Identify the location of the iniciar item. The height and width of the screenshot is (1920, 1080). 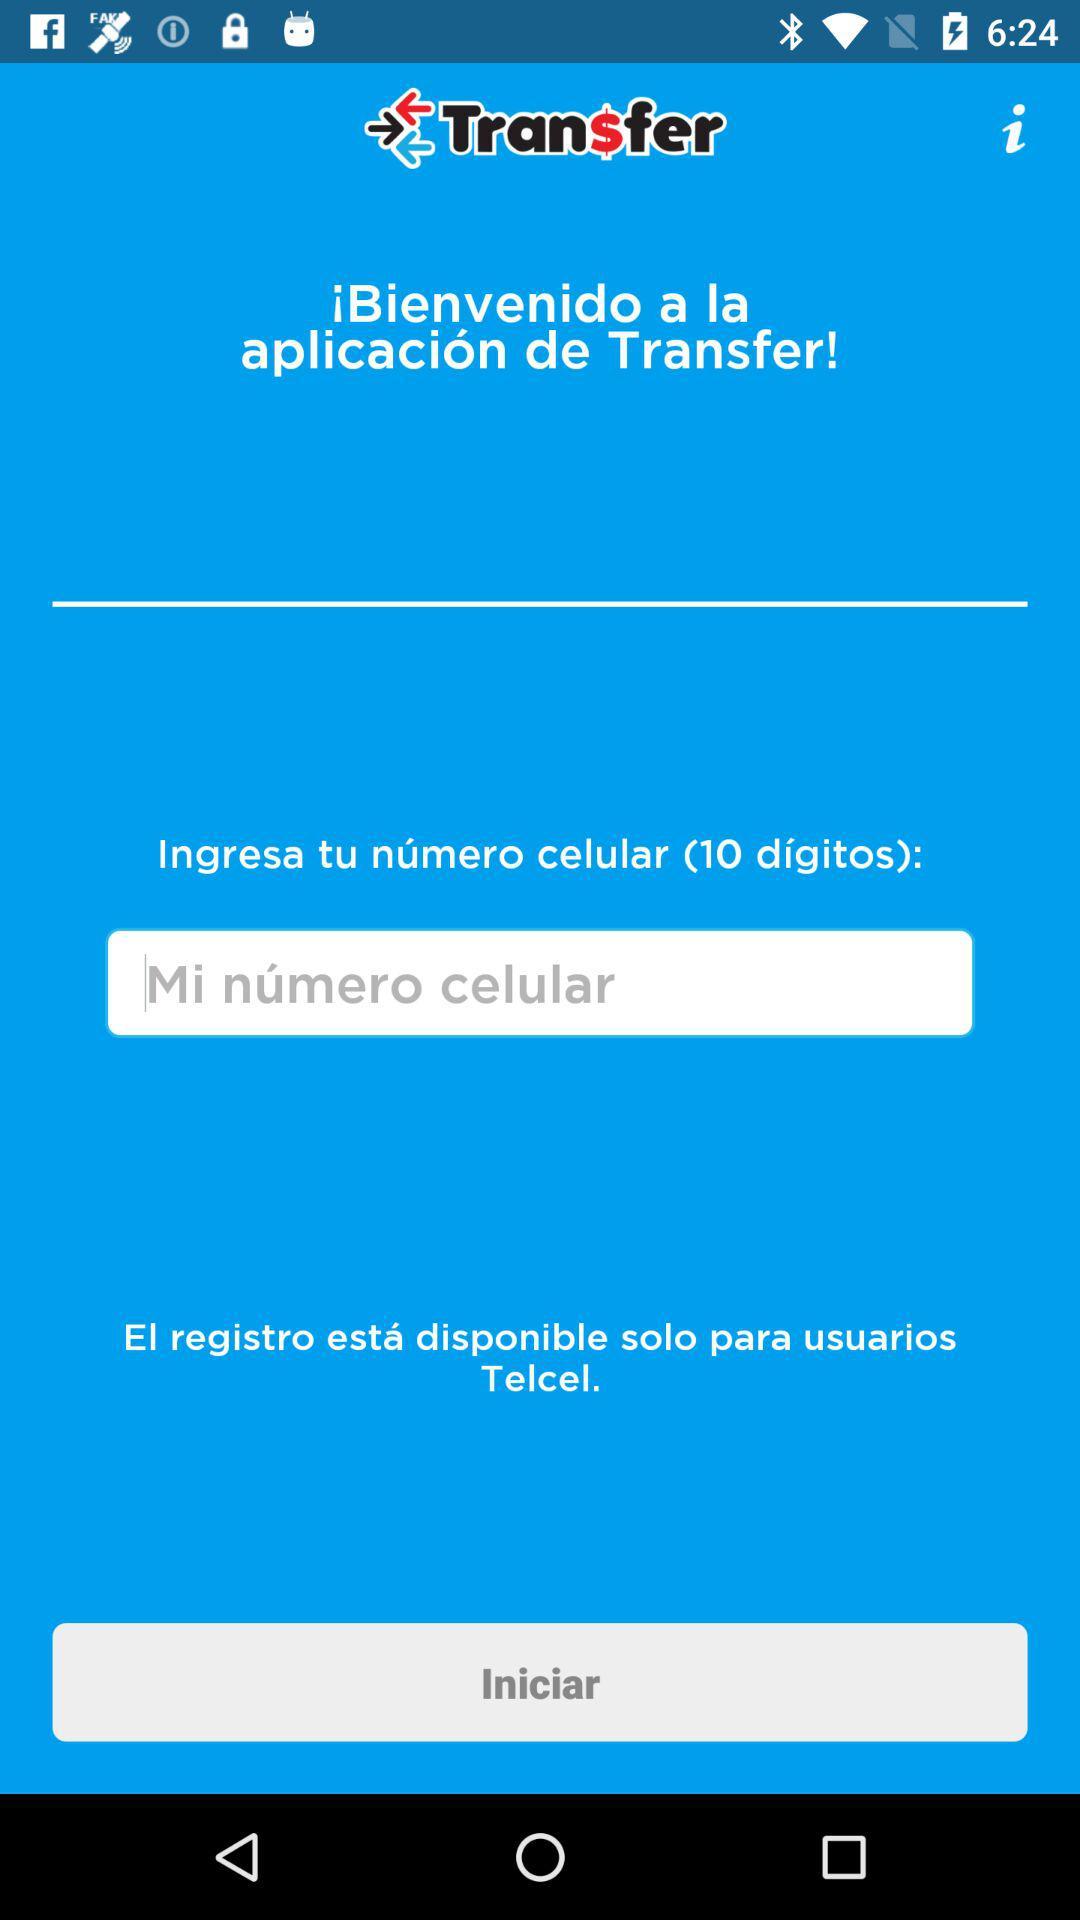
(540, 1681).